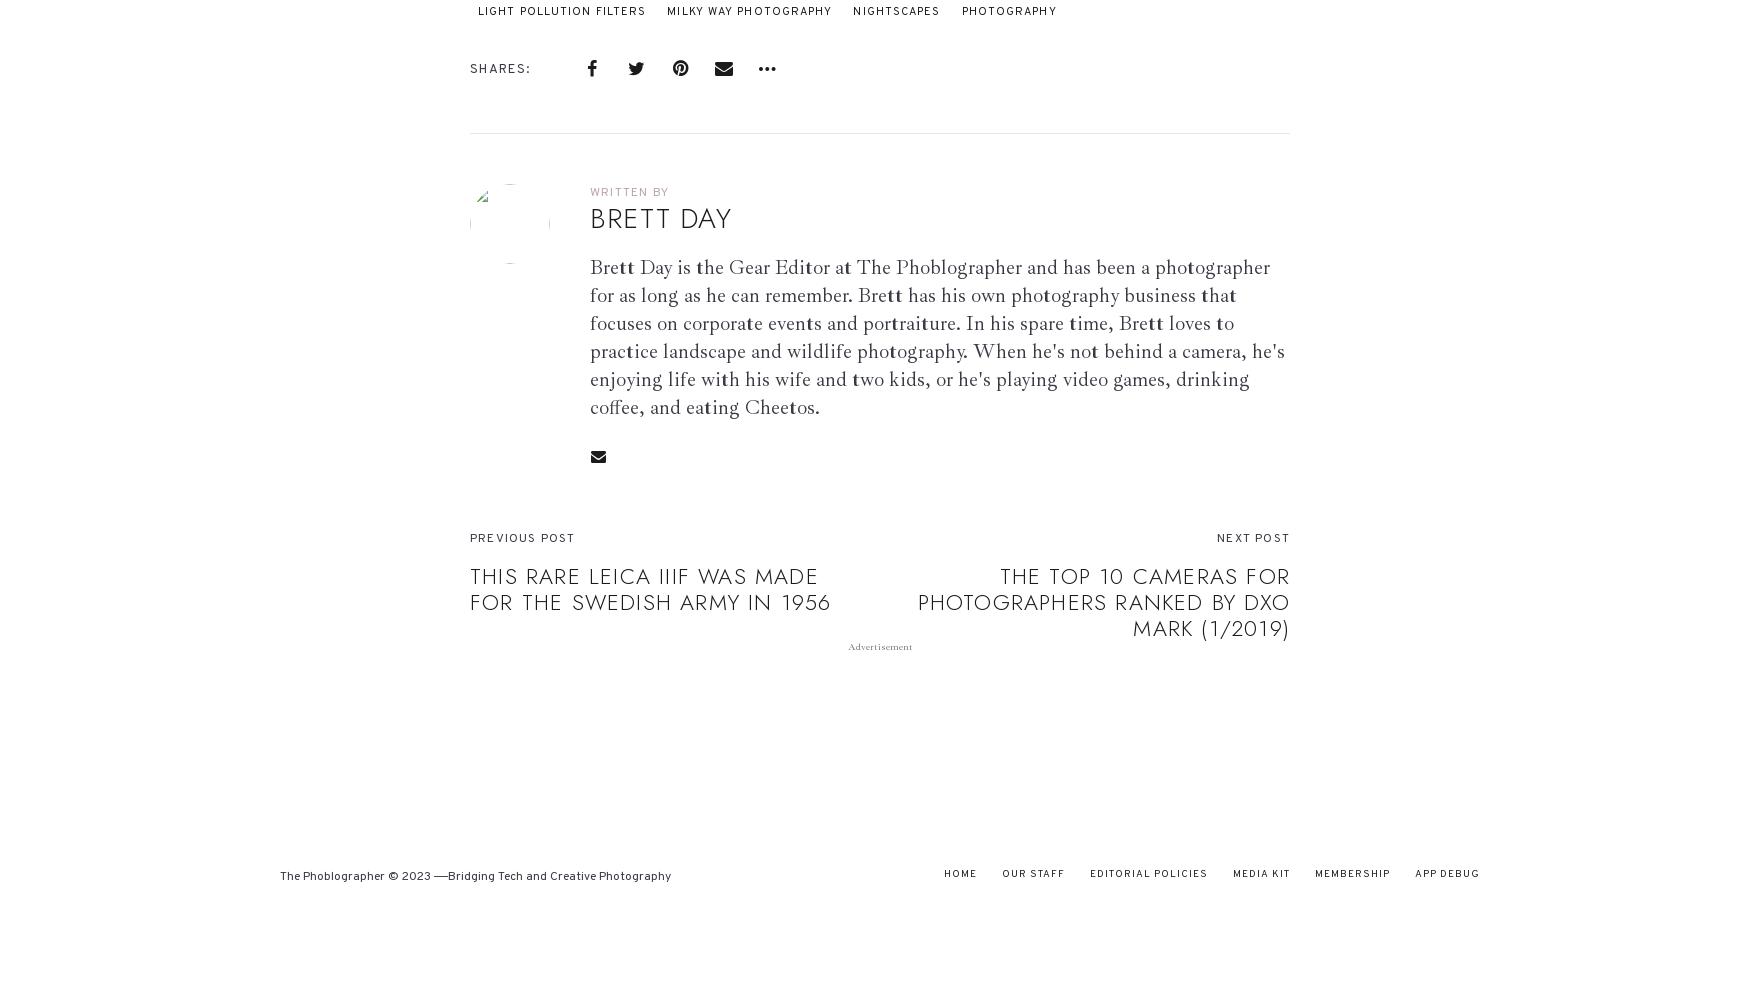 This screenshot has width=1760, height=993. I want to click on 'Advertisement', so click(846, 644).